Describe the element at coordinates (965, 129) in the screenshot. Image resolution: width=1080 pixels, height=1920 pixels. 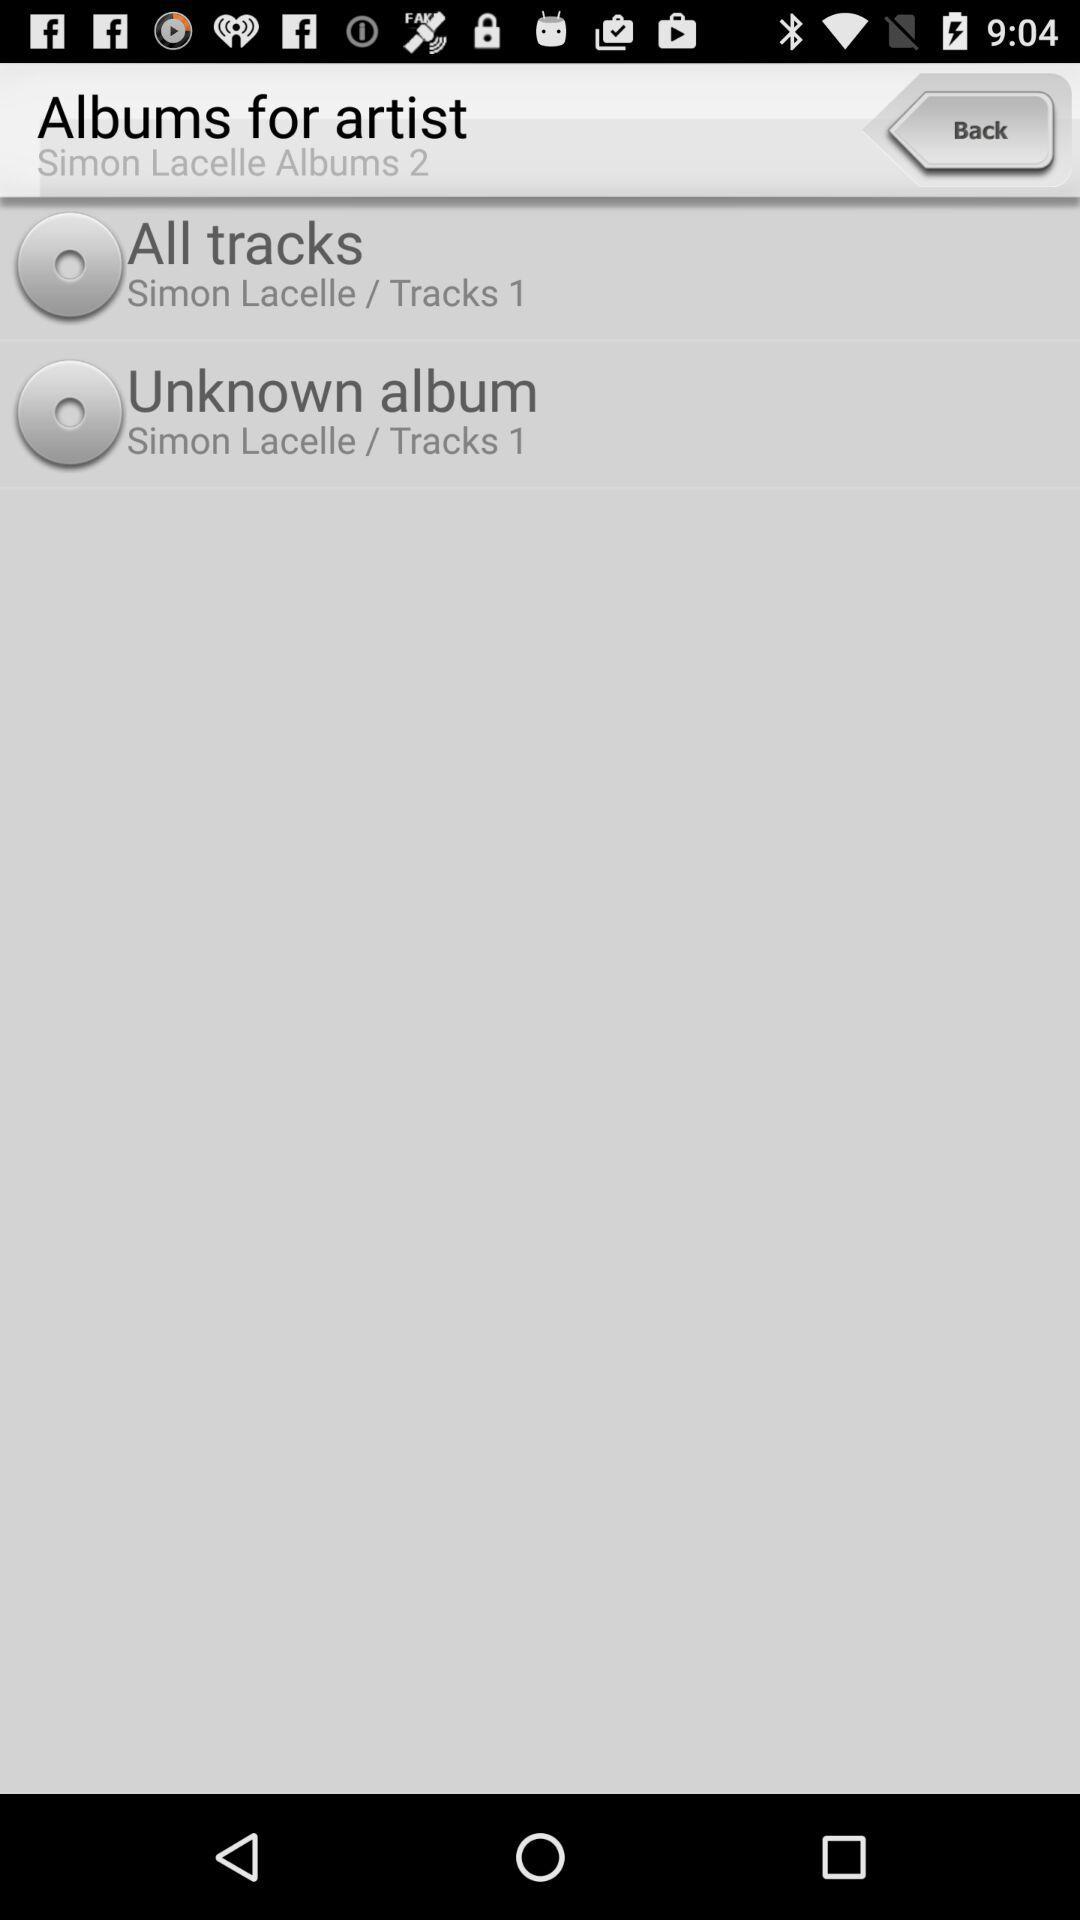
I see `the item next to the albums for artist icon` at that location.